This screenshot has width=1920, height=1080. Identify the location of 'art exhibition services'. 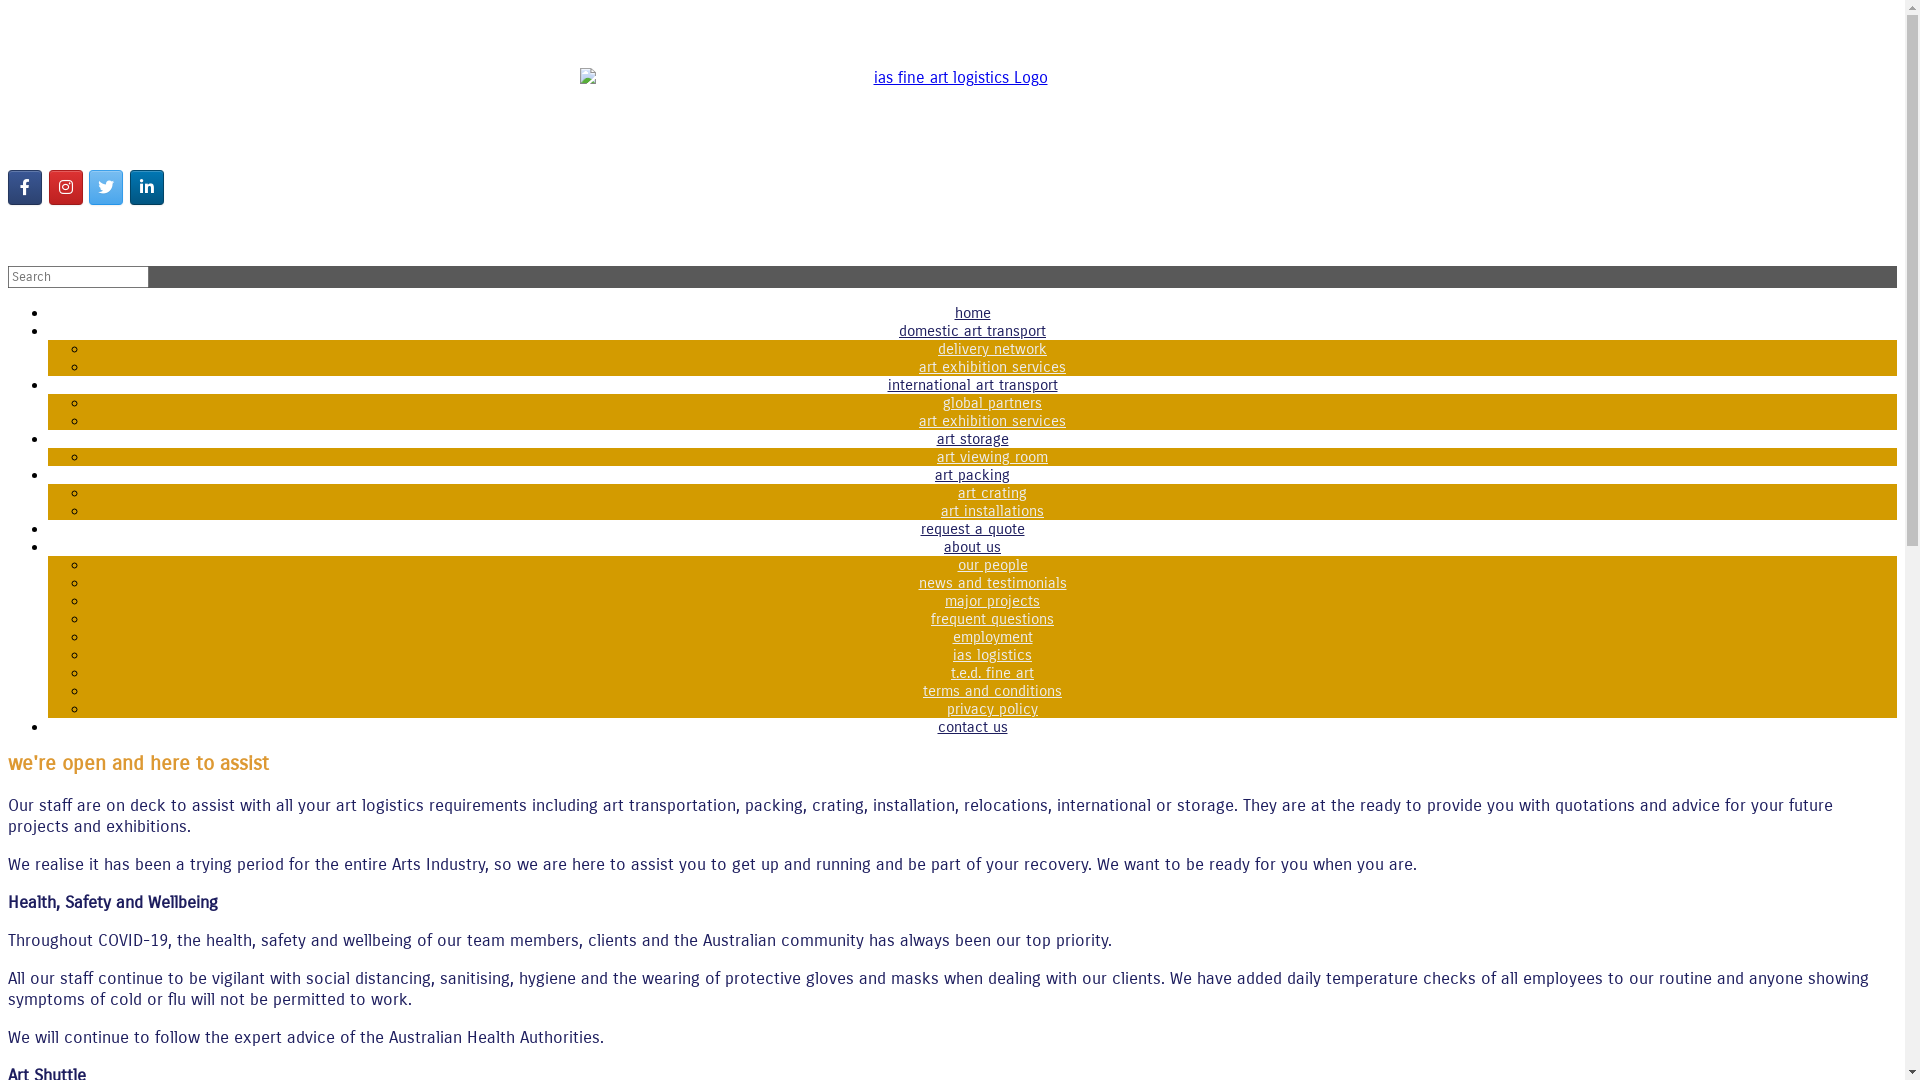
(992, 419).